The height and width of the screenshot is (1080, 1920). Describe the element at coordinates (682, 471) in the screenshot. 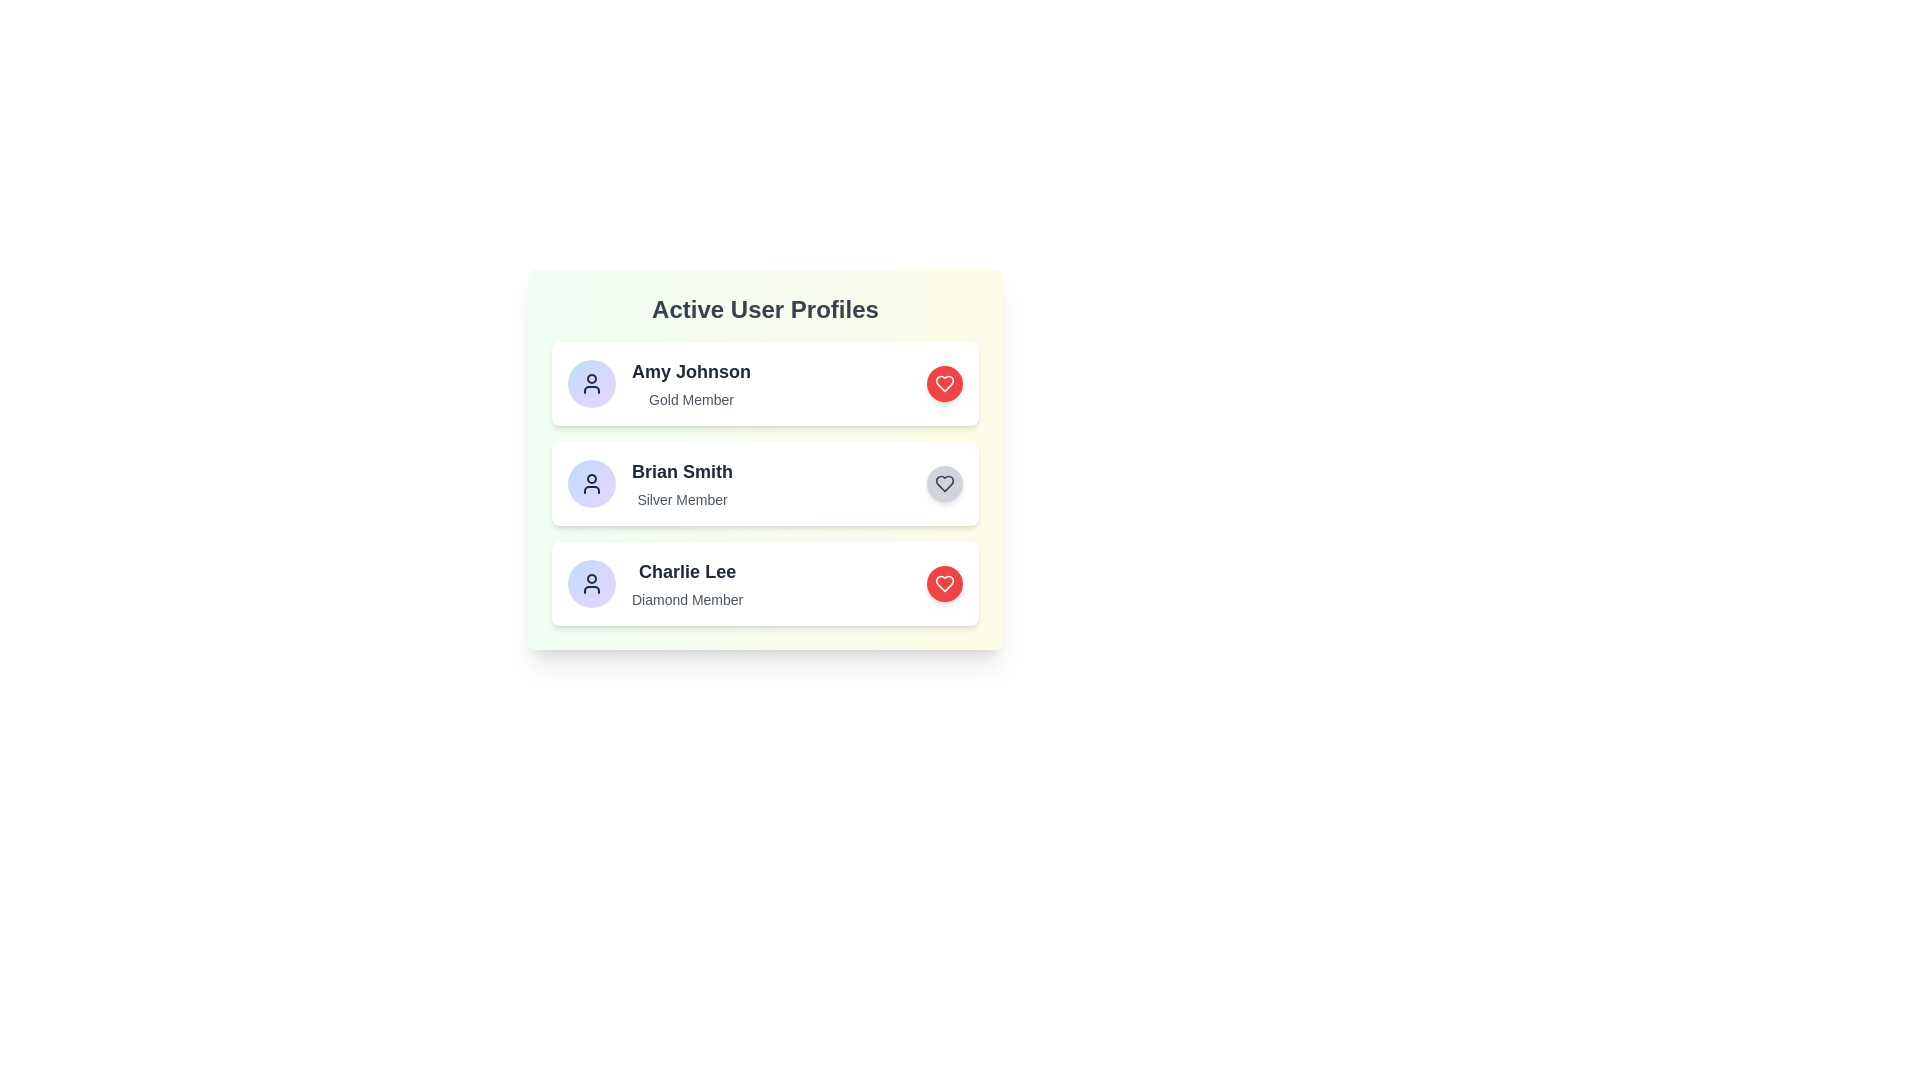

I see `the Static Text Label displaying 'Brian Smith' in the user profile card located in the second row of the list` at that location.